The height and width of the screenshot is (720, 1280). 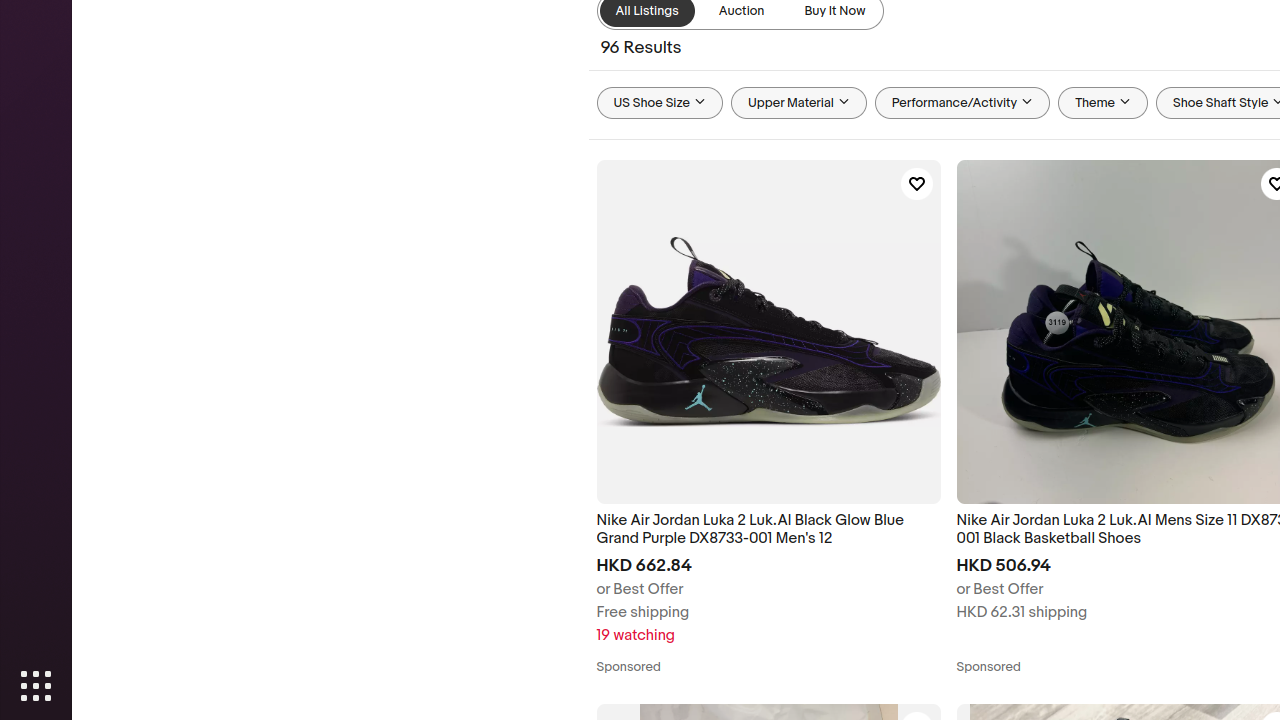 What do you see at coordinates (962, 103) in the screenshot?
I see `'Performance/Activity'` at bounding box center [962, 103].